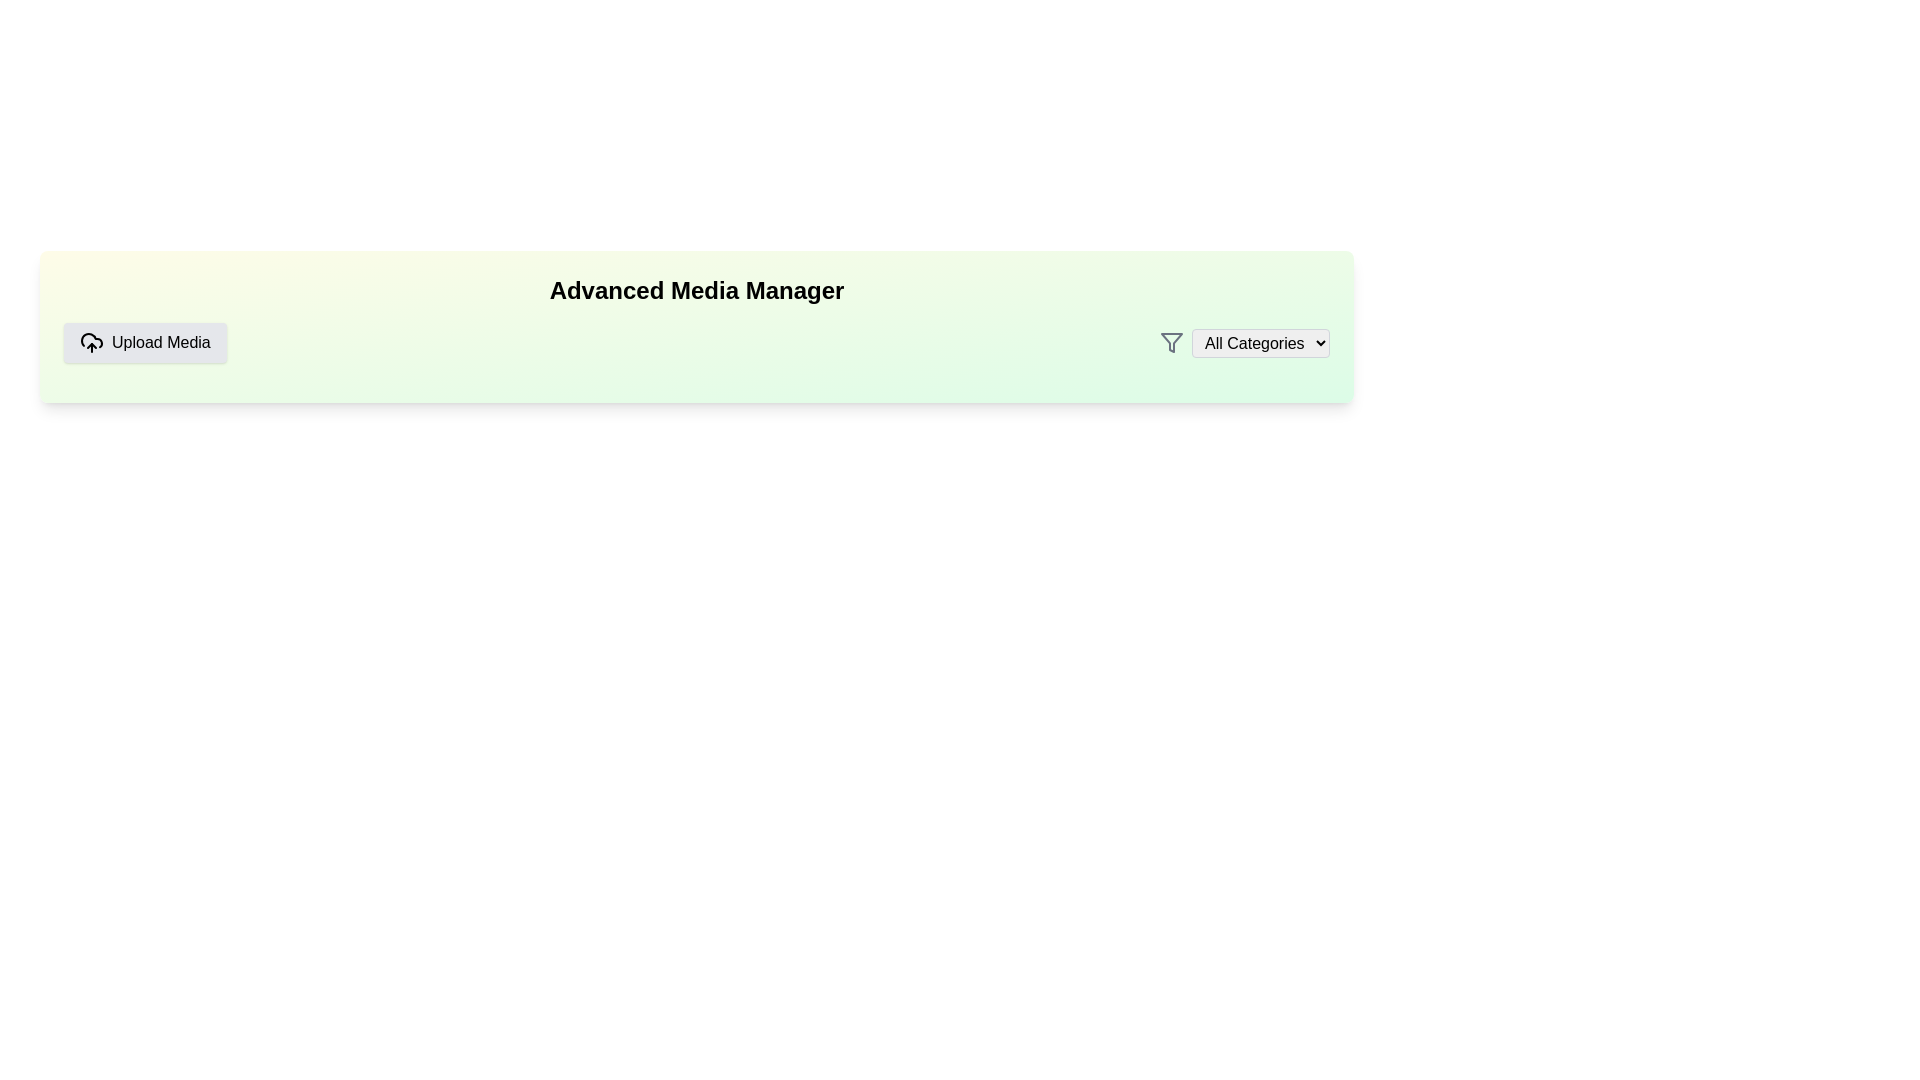  I want to click on the filtering SVG icon located directly to the left of the 'All Categories' dropdown menu, so click(1171, 342).